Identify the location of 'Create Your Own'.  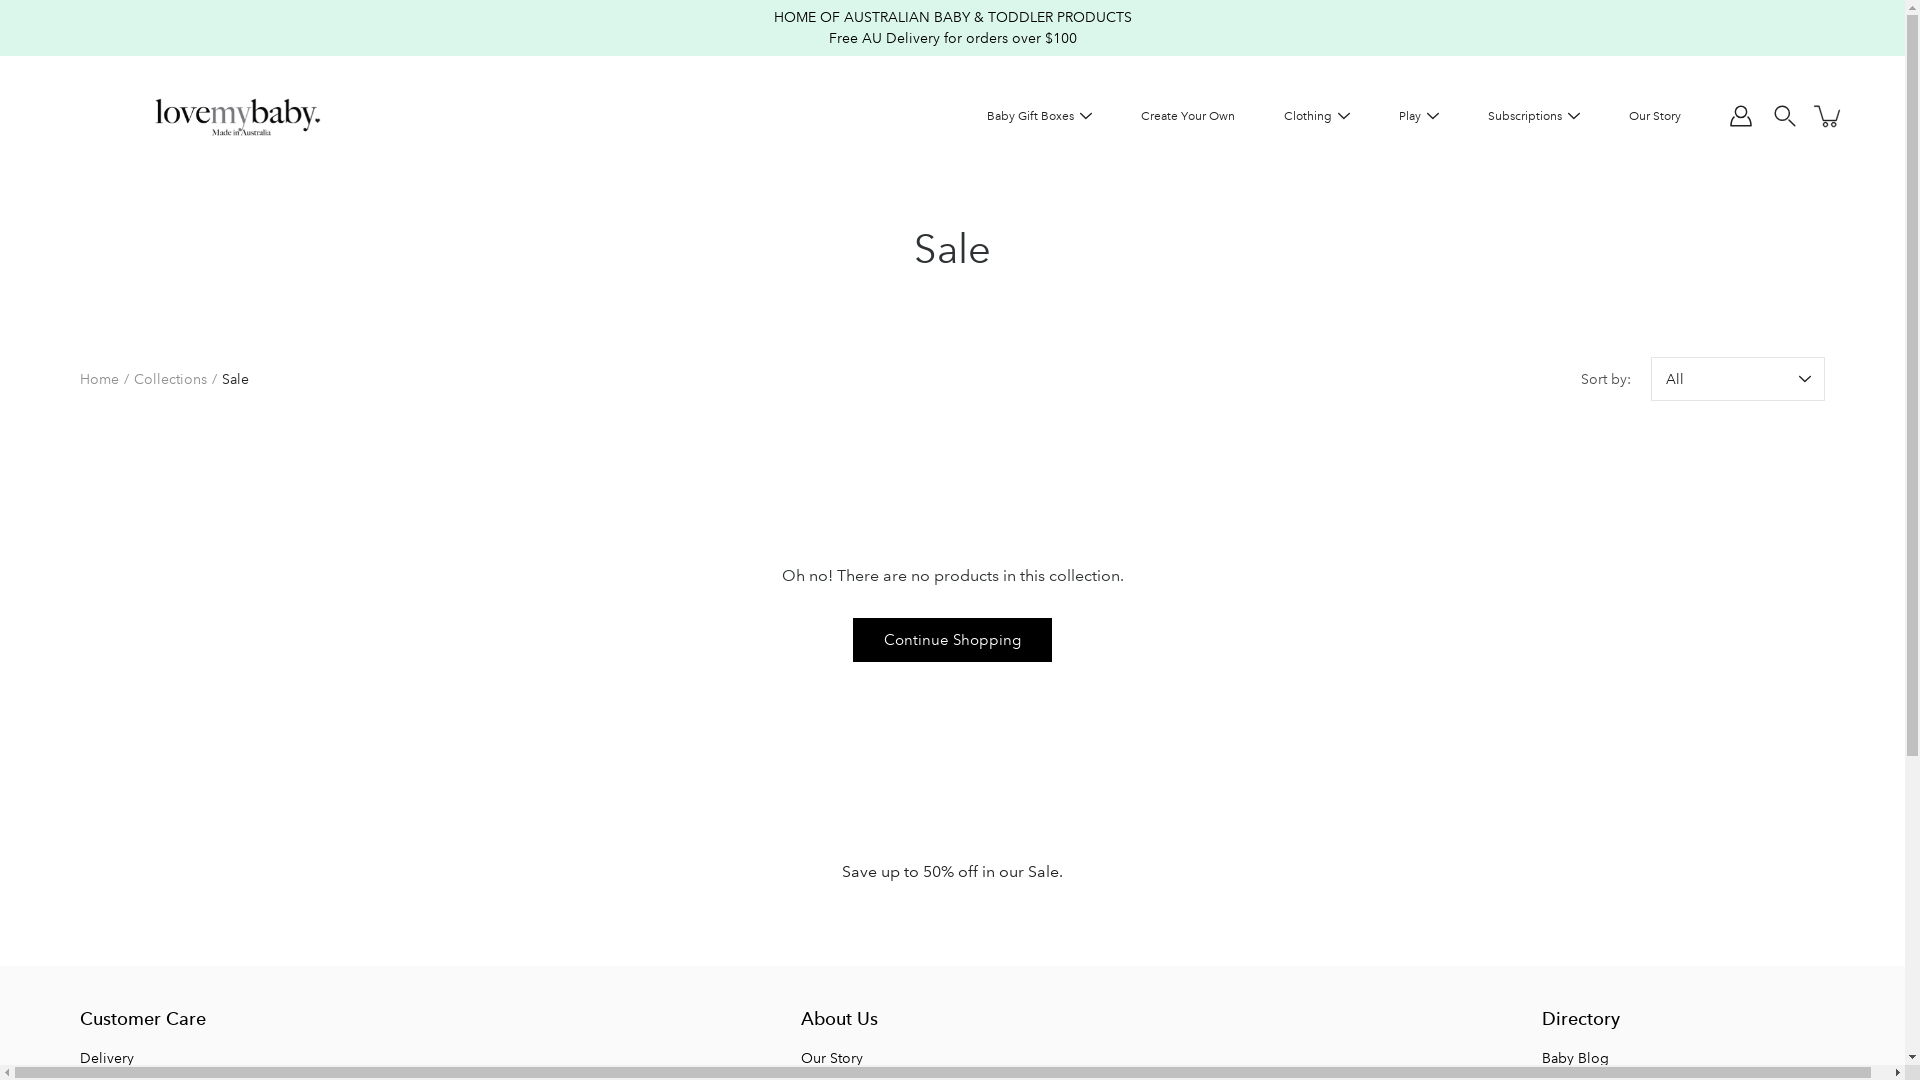
(1187, 116).